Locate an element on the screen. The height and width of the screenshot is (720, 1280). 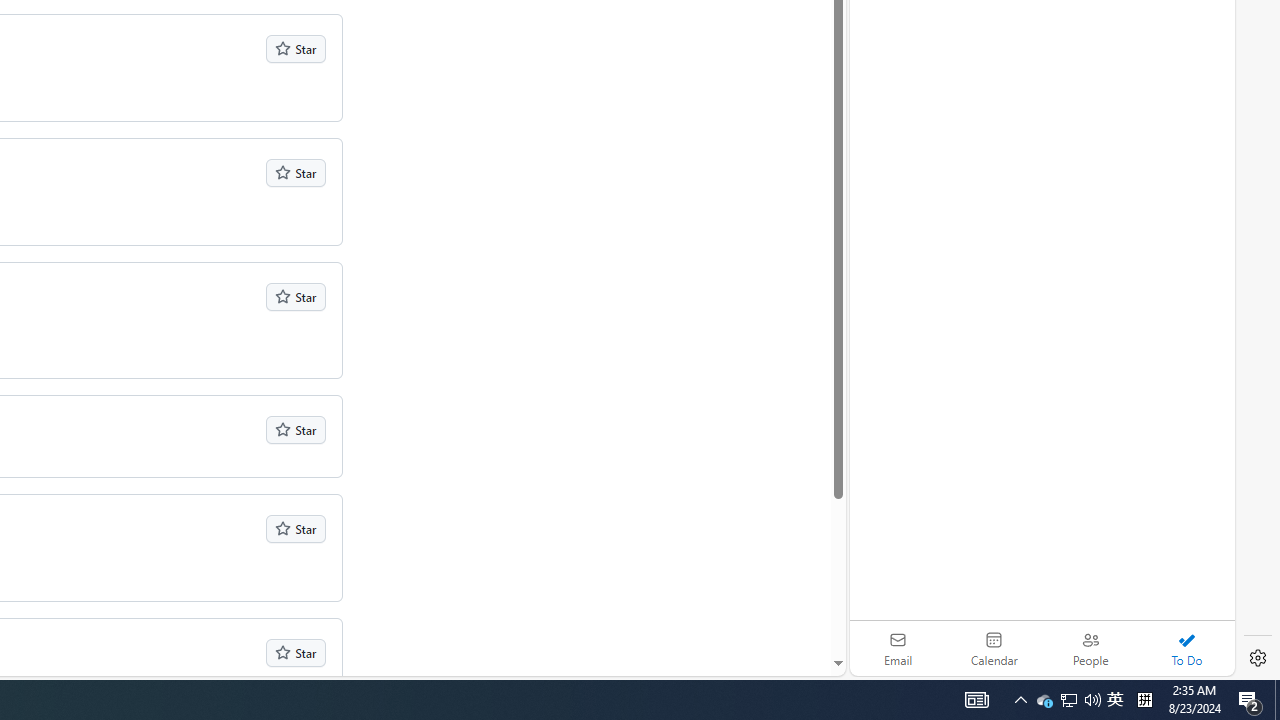
'Email' is located at coordinates (897, 648).